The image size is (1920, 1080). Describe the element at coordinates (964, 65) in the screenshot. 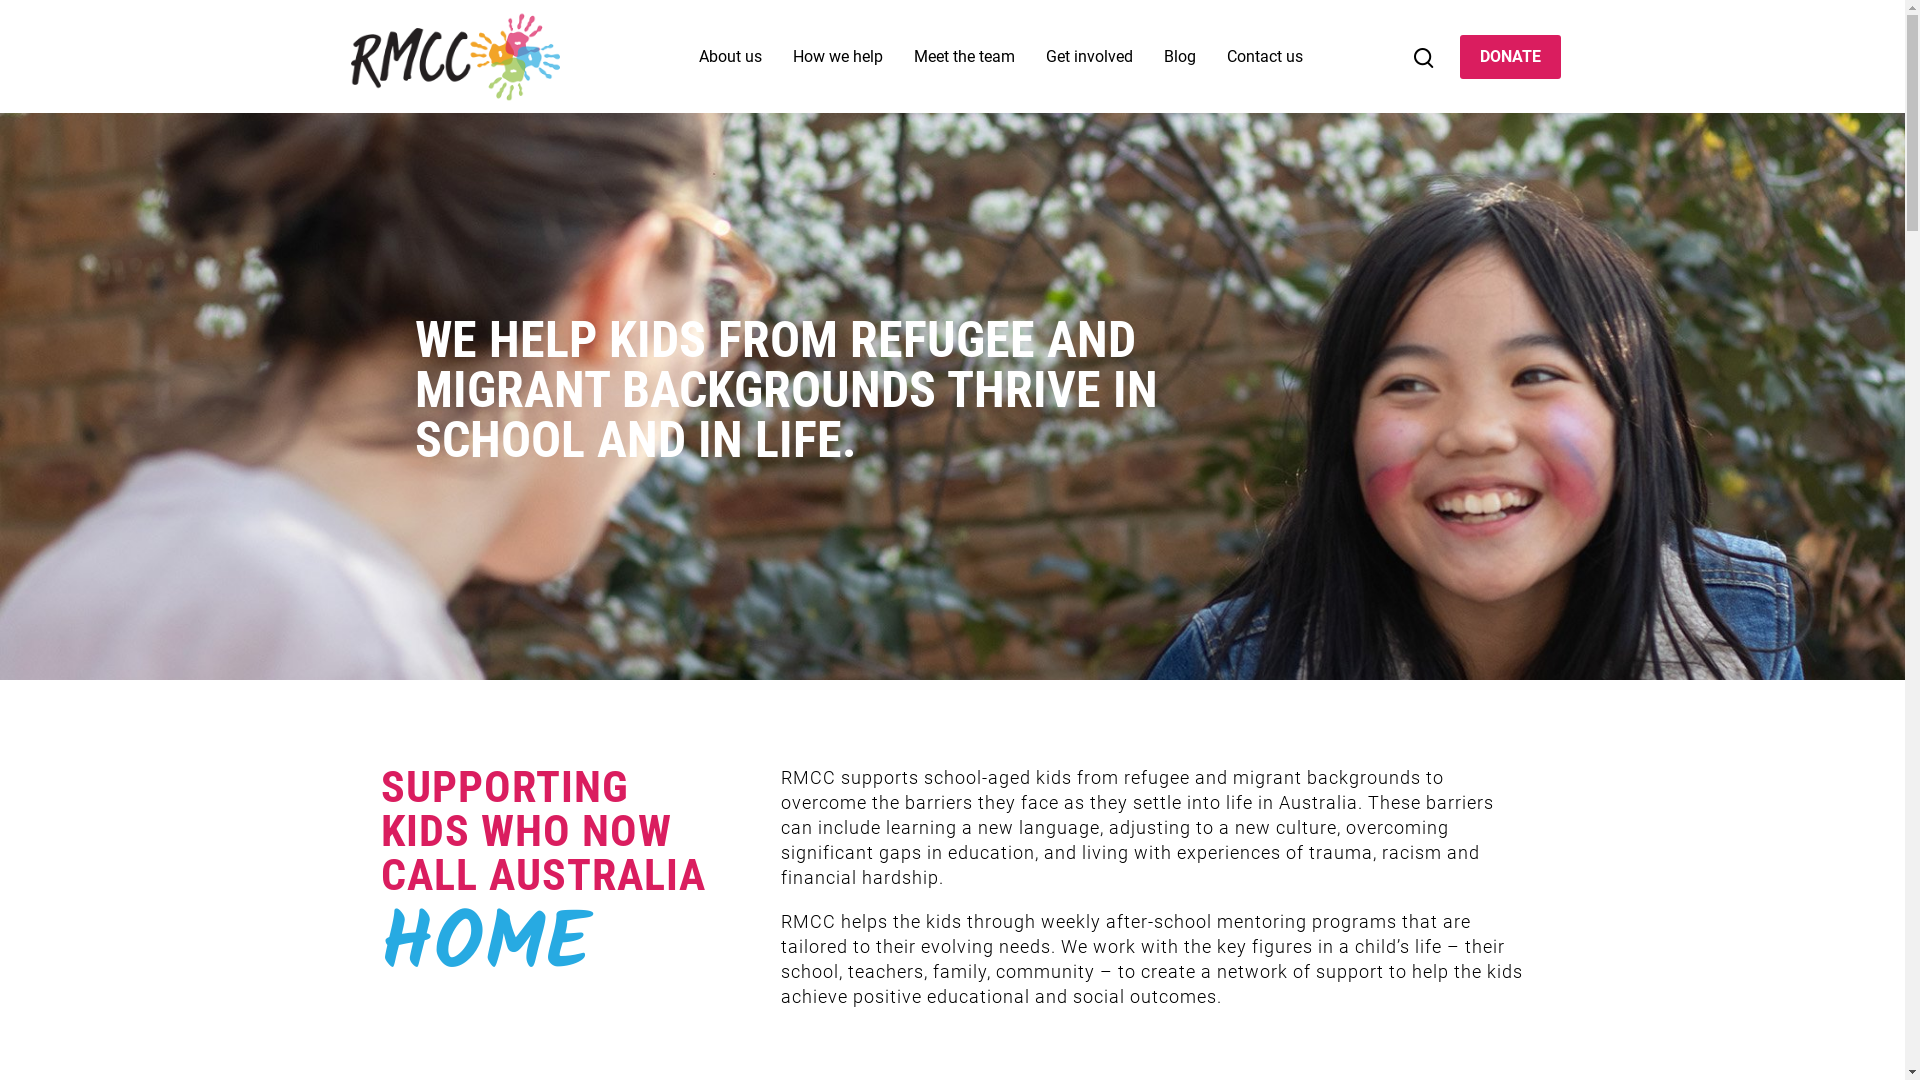

I see `'Meet the team'` at that location.